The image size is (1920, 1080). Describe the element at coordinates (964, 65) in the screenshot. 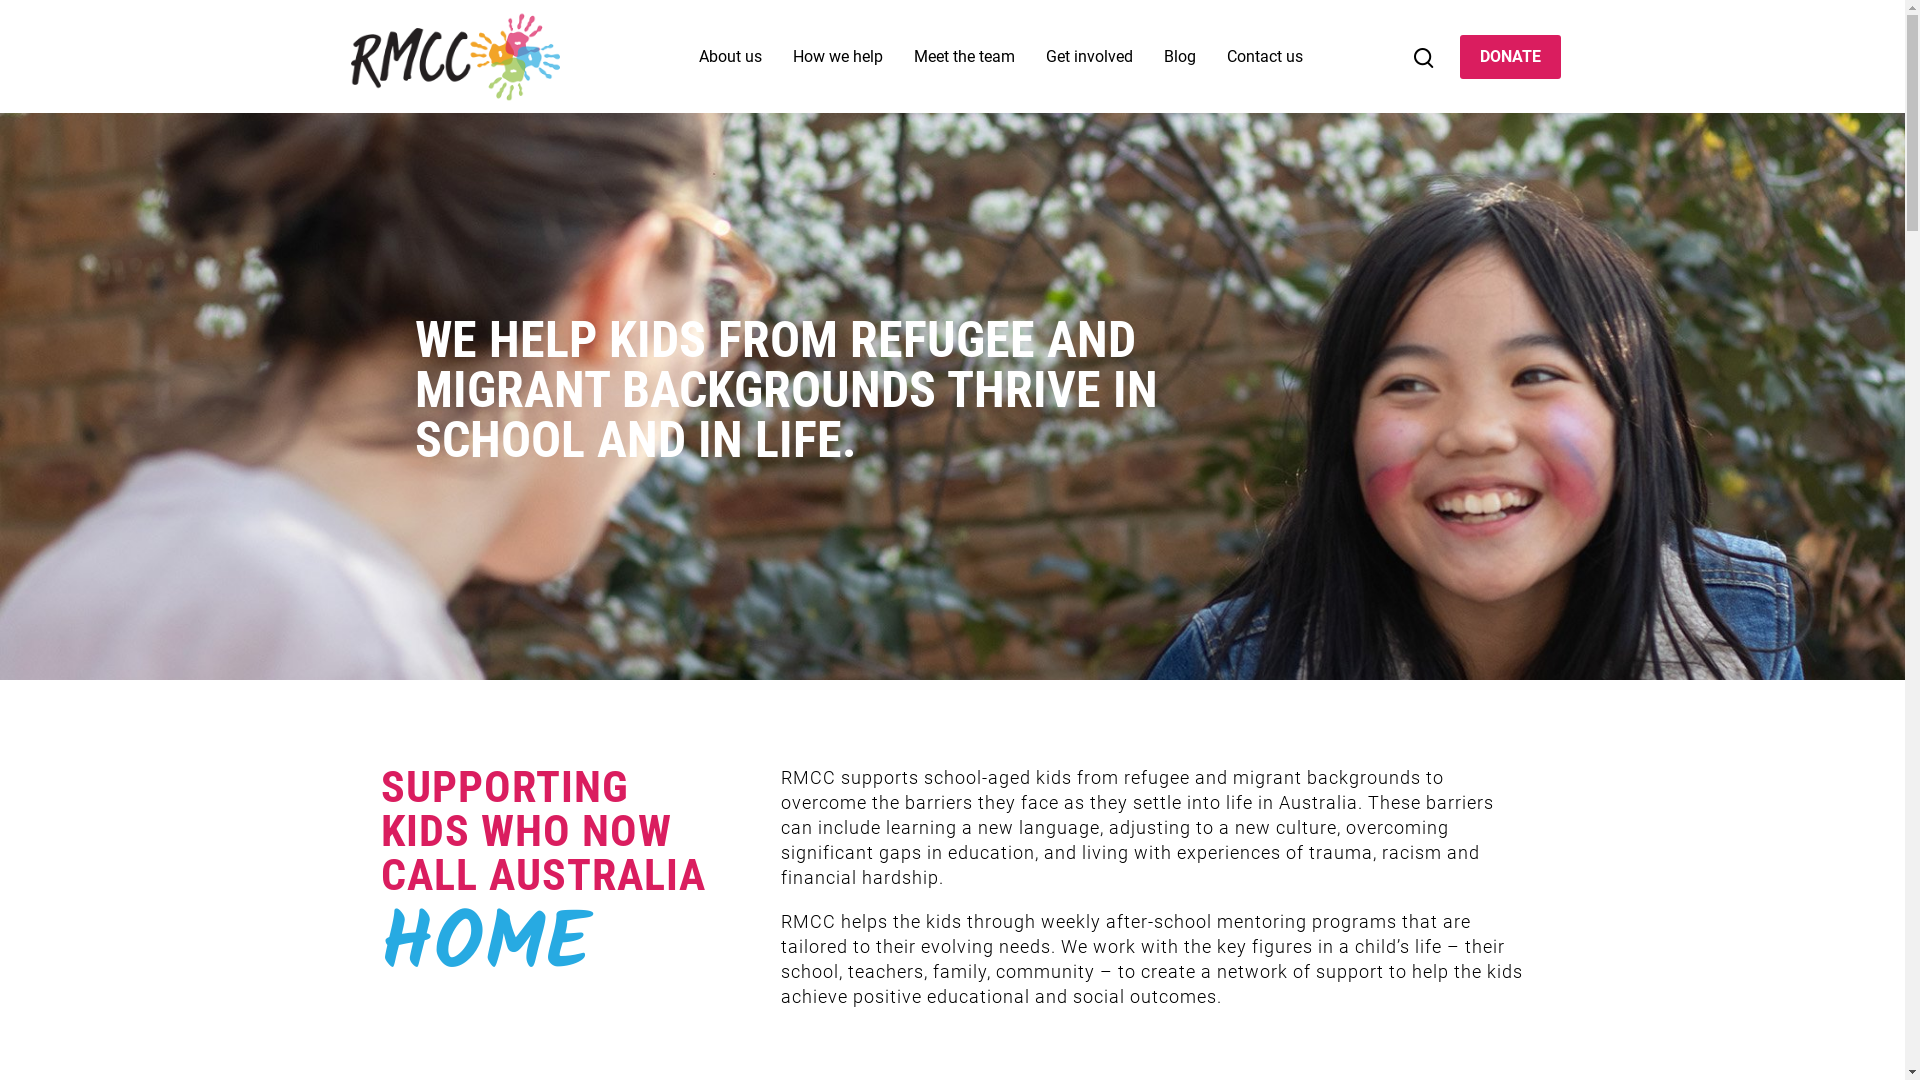

I see `'Meet the team'` at that location.